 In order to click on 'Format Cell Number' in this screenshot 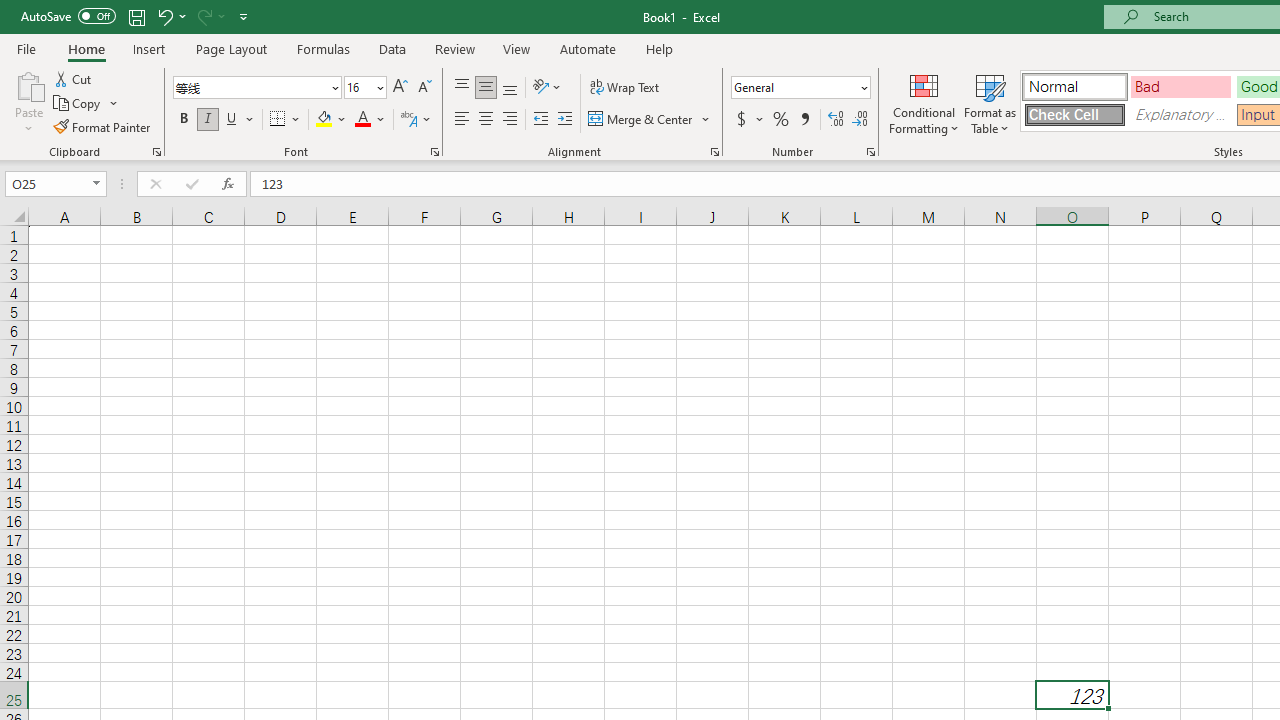, I will do `click(871, 150)`.